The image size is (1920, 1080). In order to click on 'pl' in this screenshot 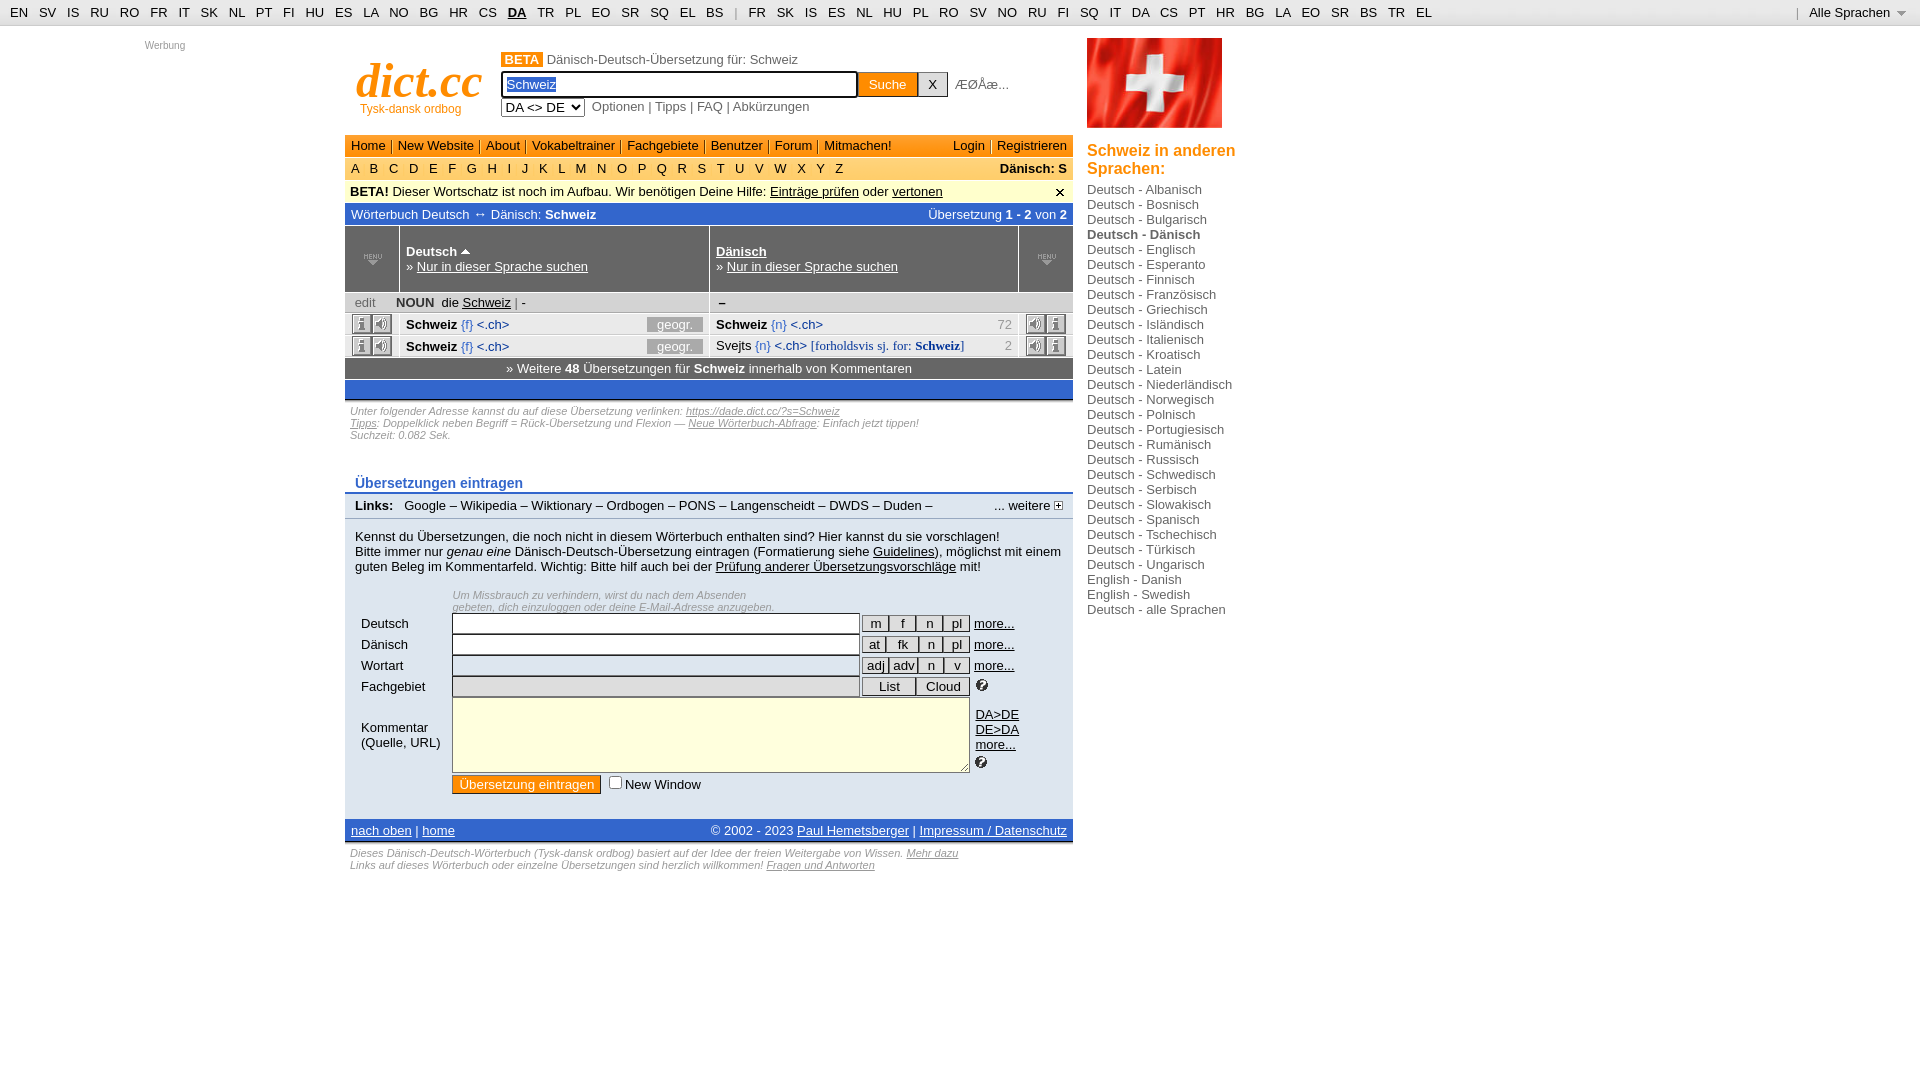, I will do `click(955, 644)`.